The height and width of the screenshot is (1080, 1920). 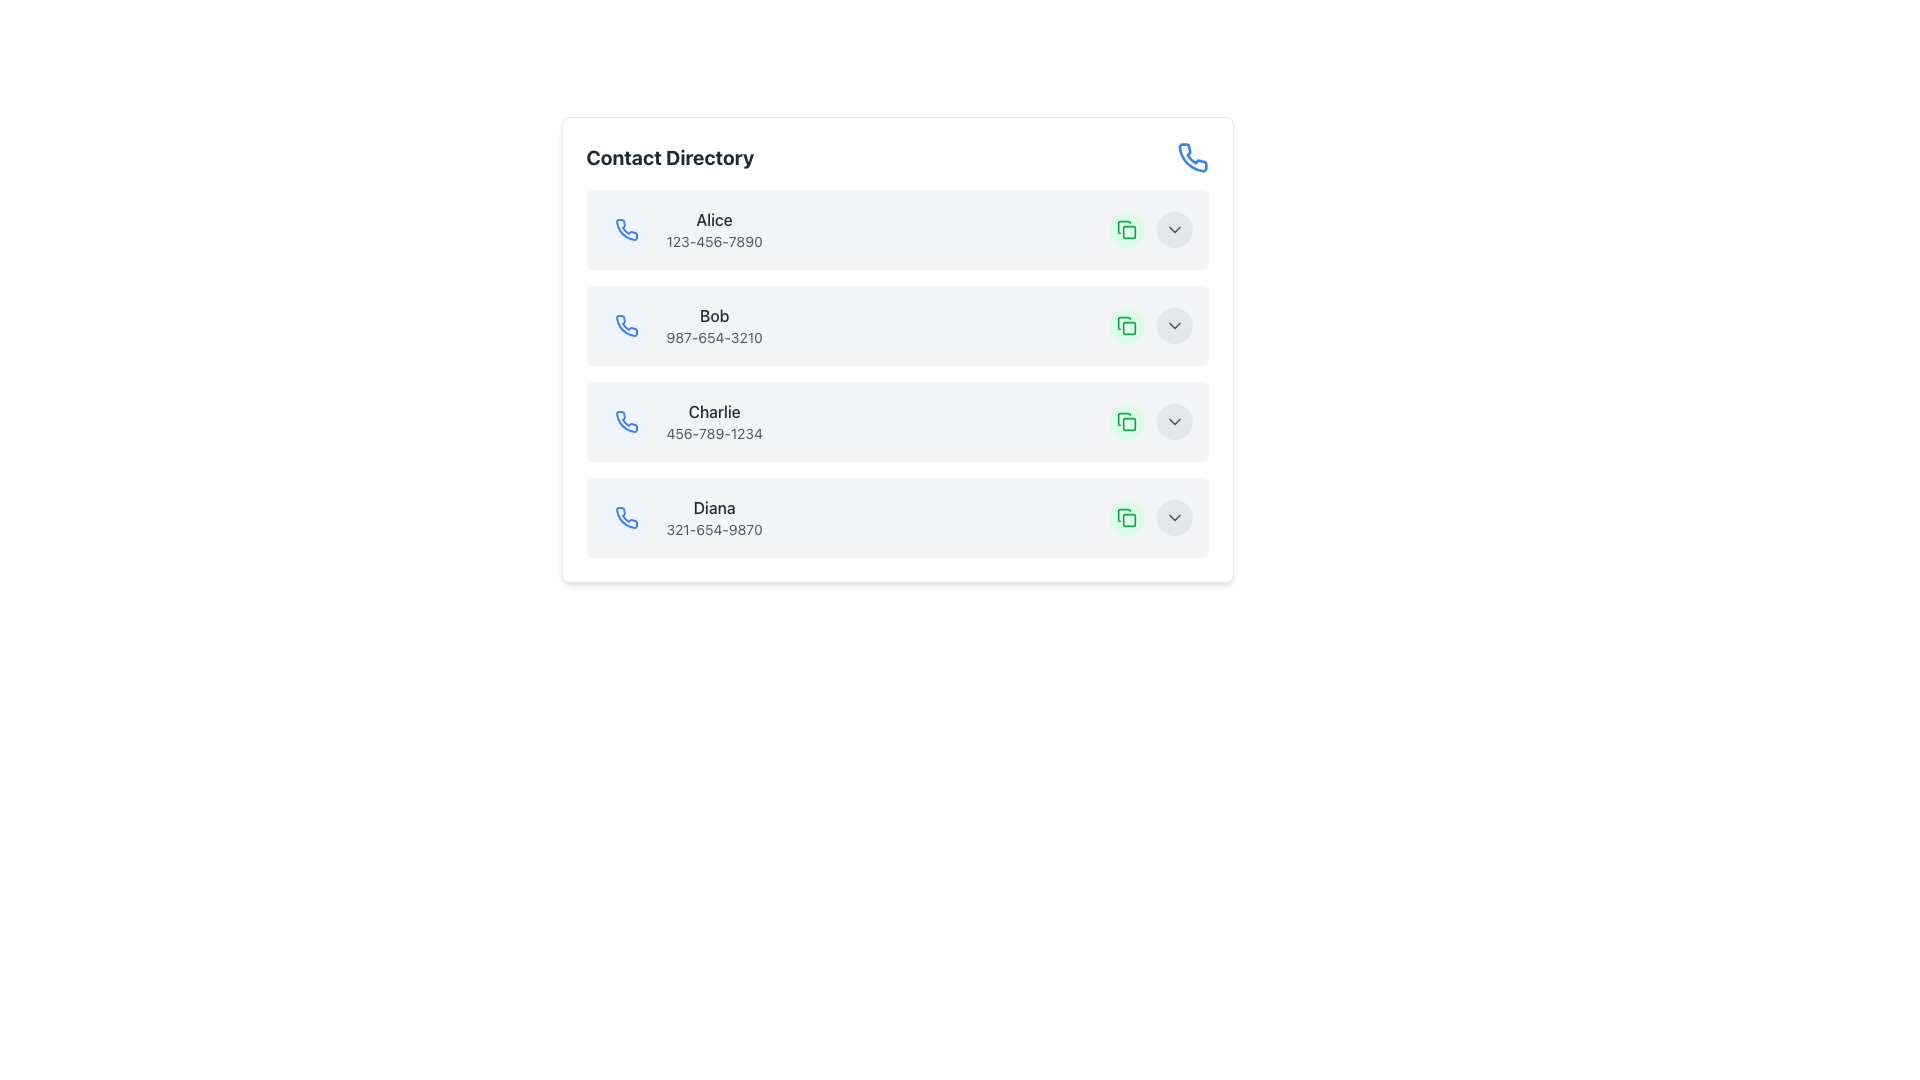 What do you see at coordinates (1174, 516) in the screenshot?
I see `the small circular button with a light grey background and a downward-facing chevron icon associated with the contact 'Diana' in the 'Contact Directory' list, to interact via keyboard` at bounding box center [1174, 516].